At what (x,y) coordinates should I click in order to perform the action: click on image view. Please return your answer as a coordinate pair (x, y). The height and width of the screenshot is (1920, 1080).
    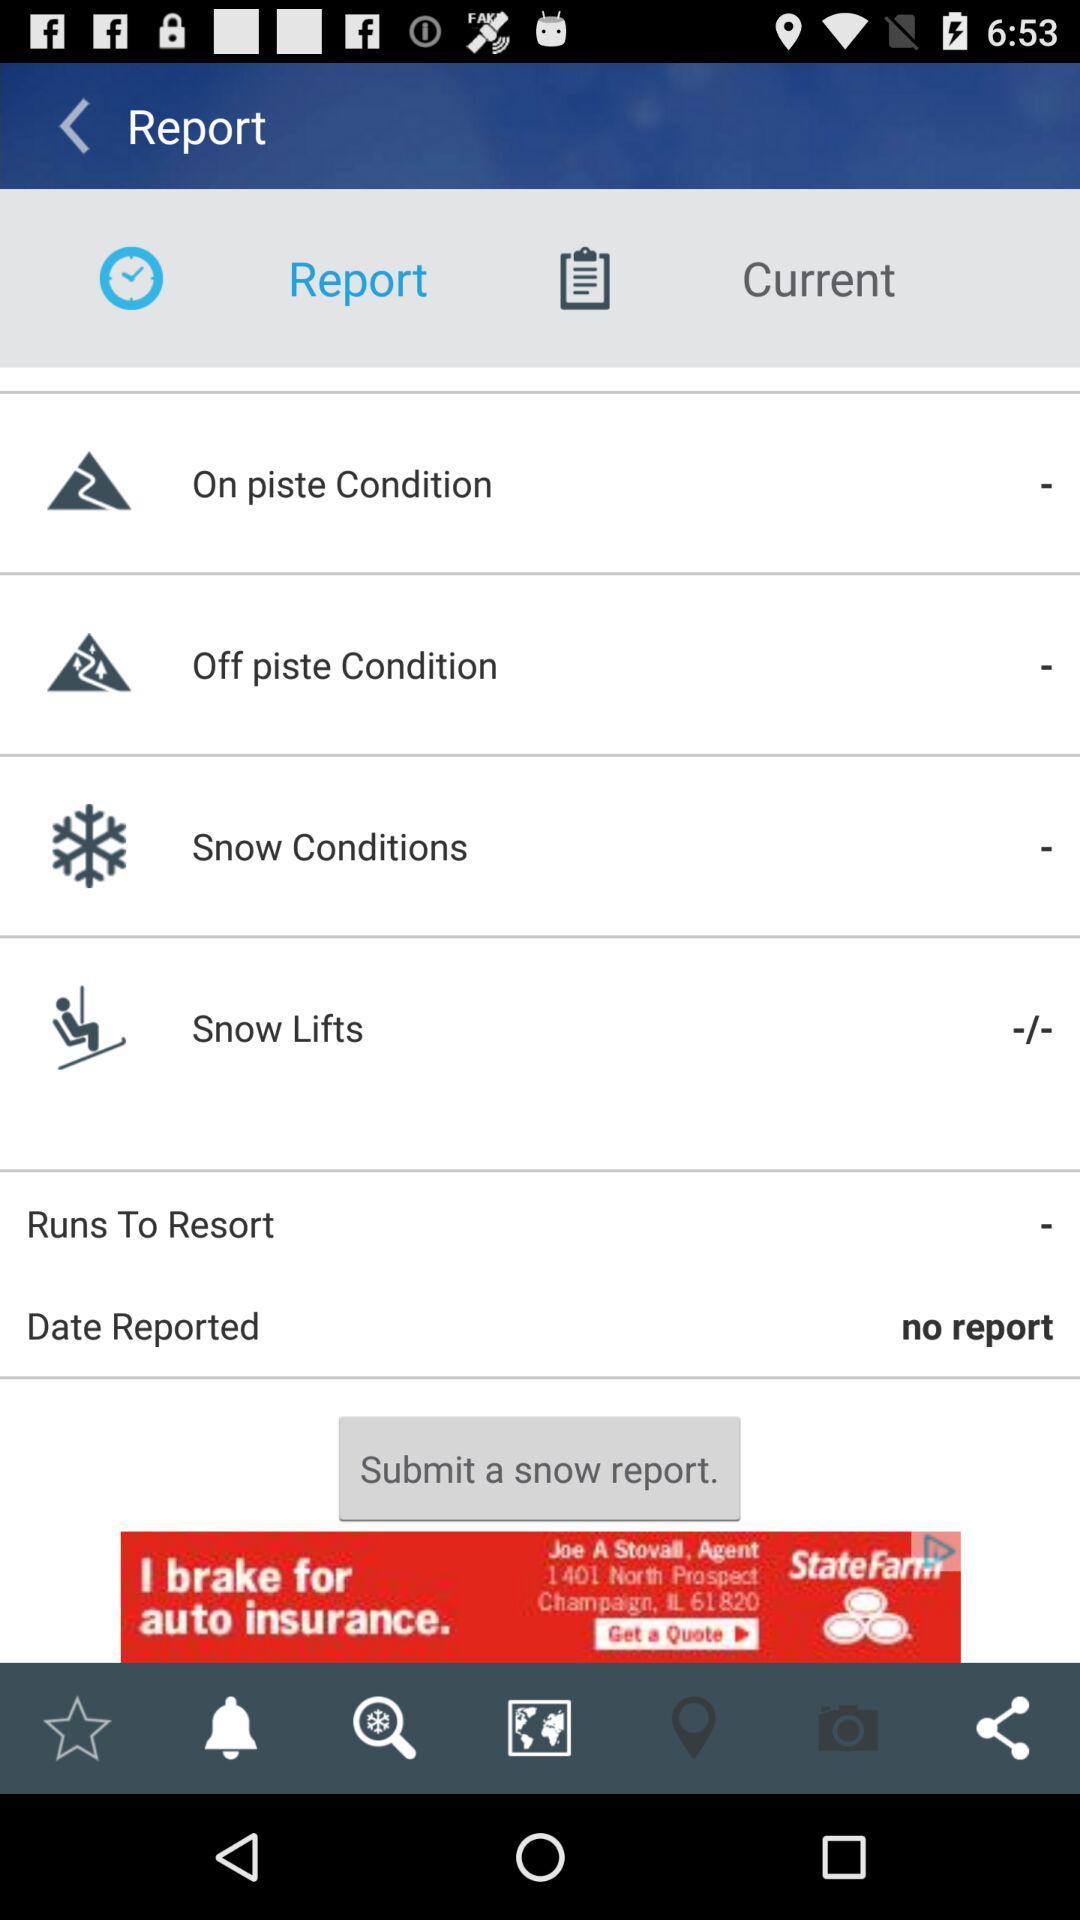
    Looking at the image, I should click on (384, 1727).